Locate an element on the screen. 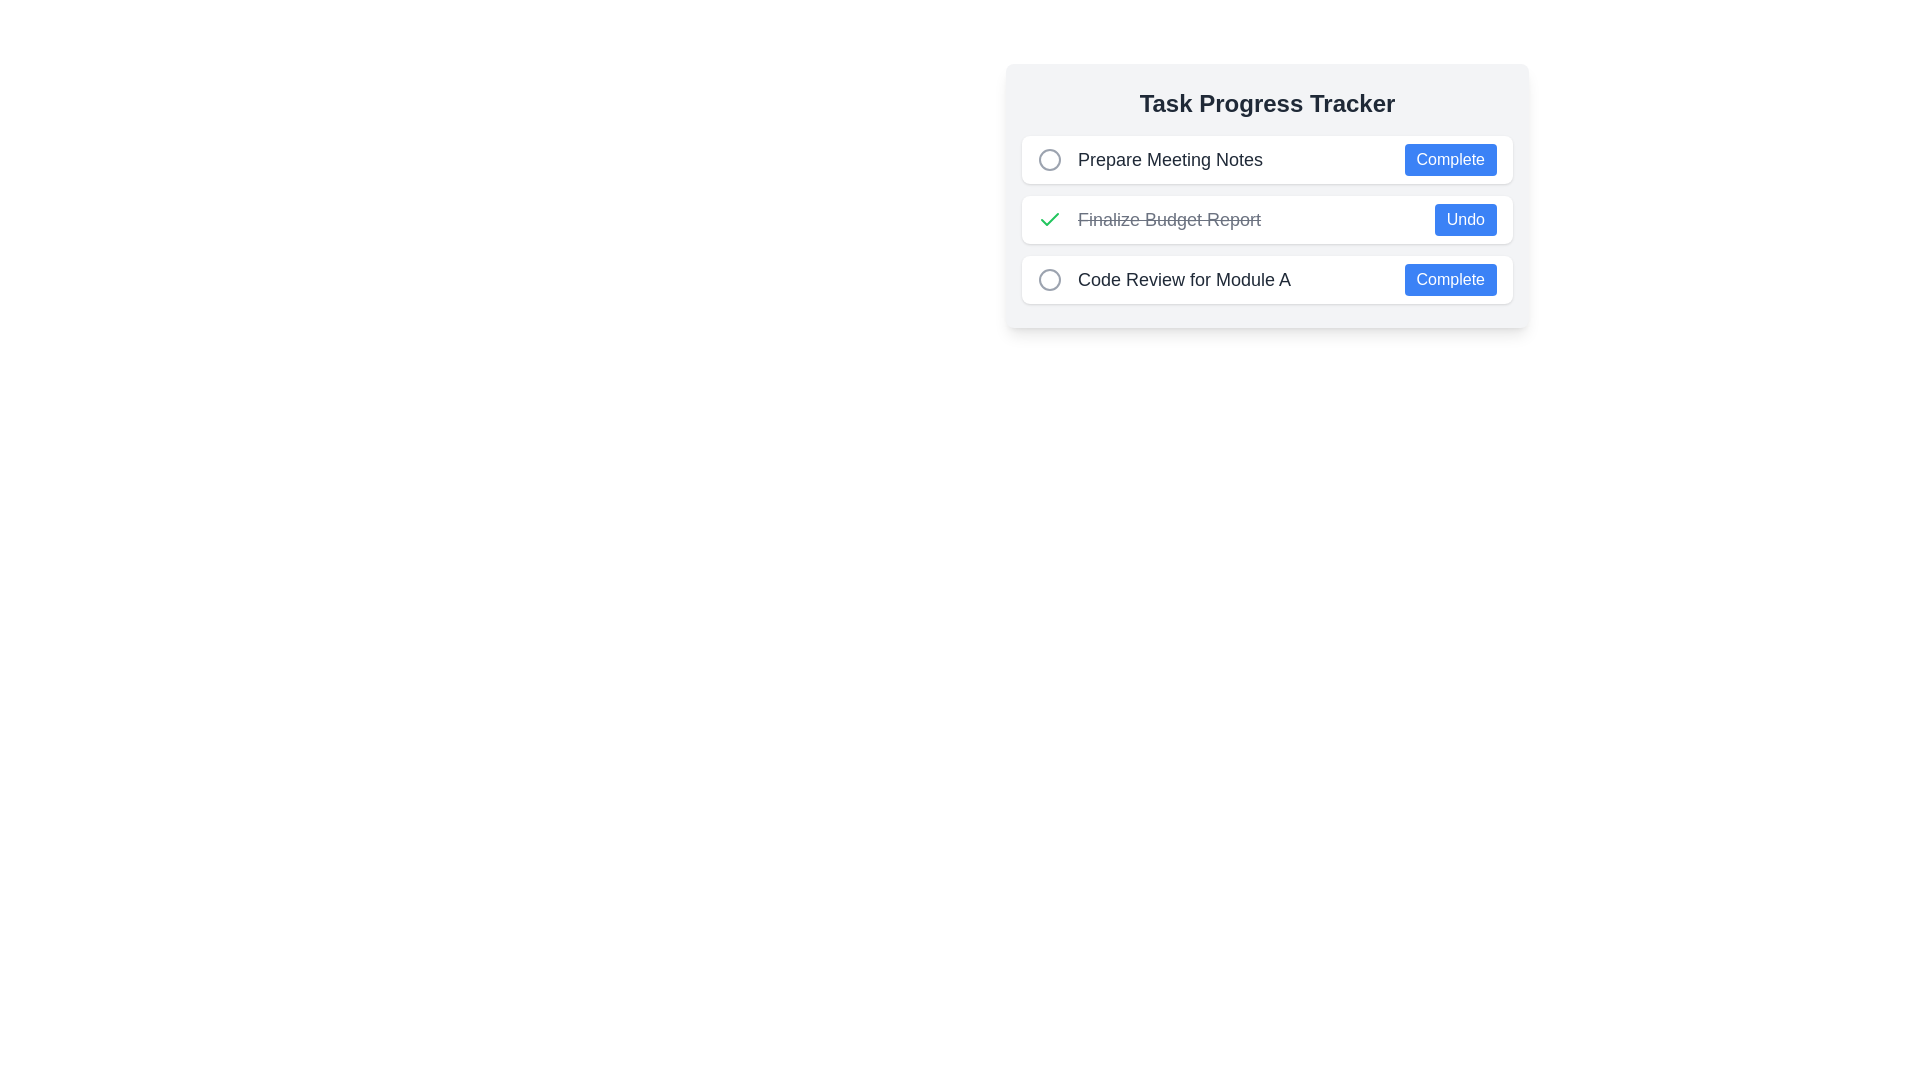  the graphical circle element within the SVG icon that indicates status, located to the left of the text 'Code Review for Module A' is located at coordinates (1049, 280).